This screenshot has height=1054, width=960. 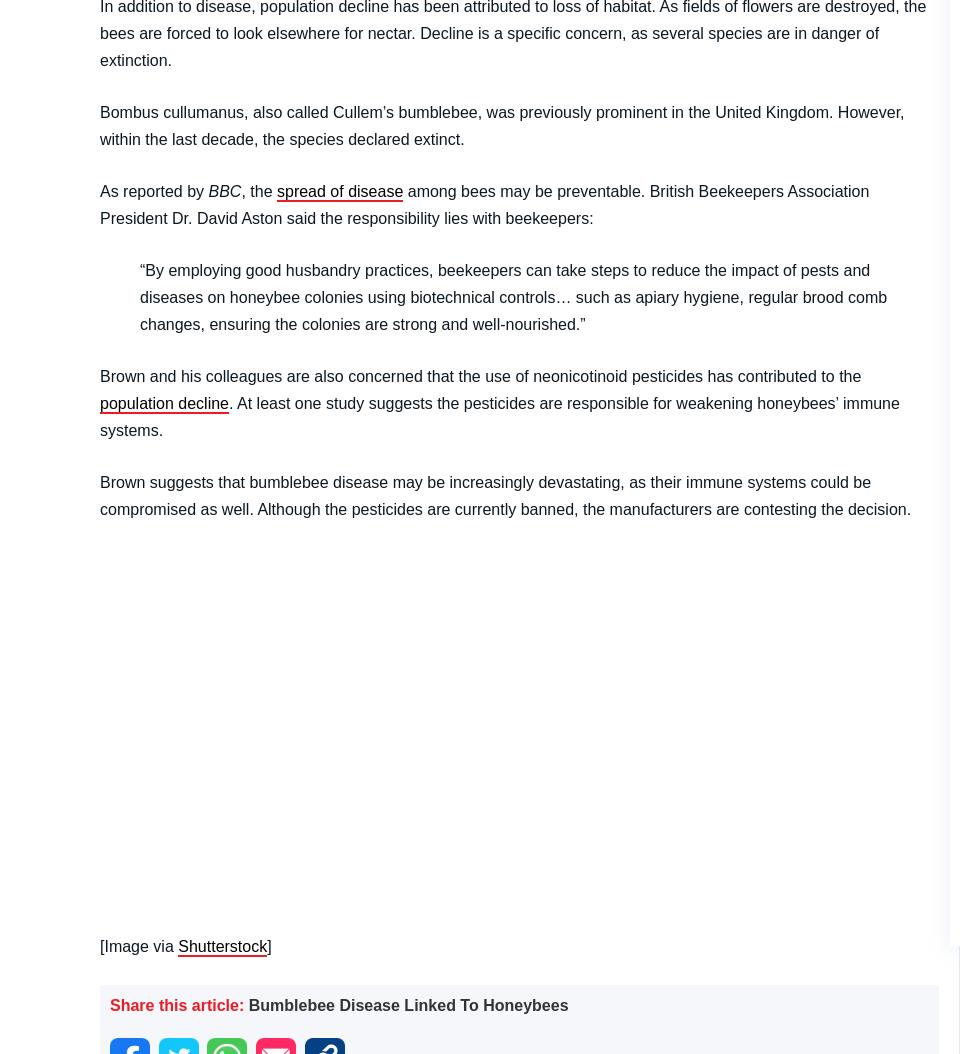 What do you see at coordinates (257, 189) in the screenshot?
I see `', the'` at bounding box center [257, 189].